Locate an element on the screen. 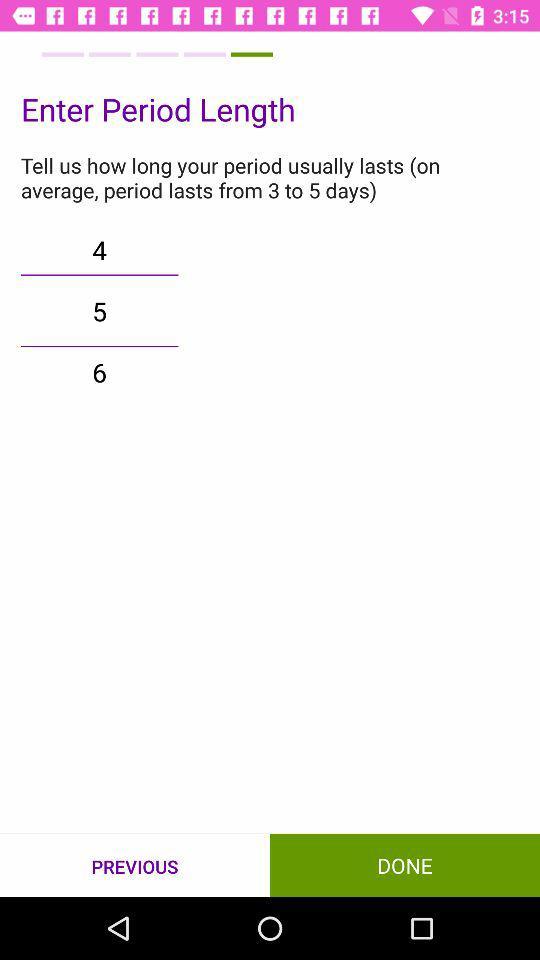 The height and width of the screenshot is (960, 540). icon next to the previous item is located at coordinates (405, 864).